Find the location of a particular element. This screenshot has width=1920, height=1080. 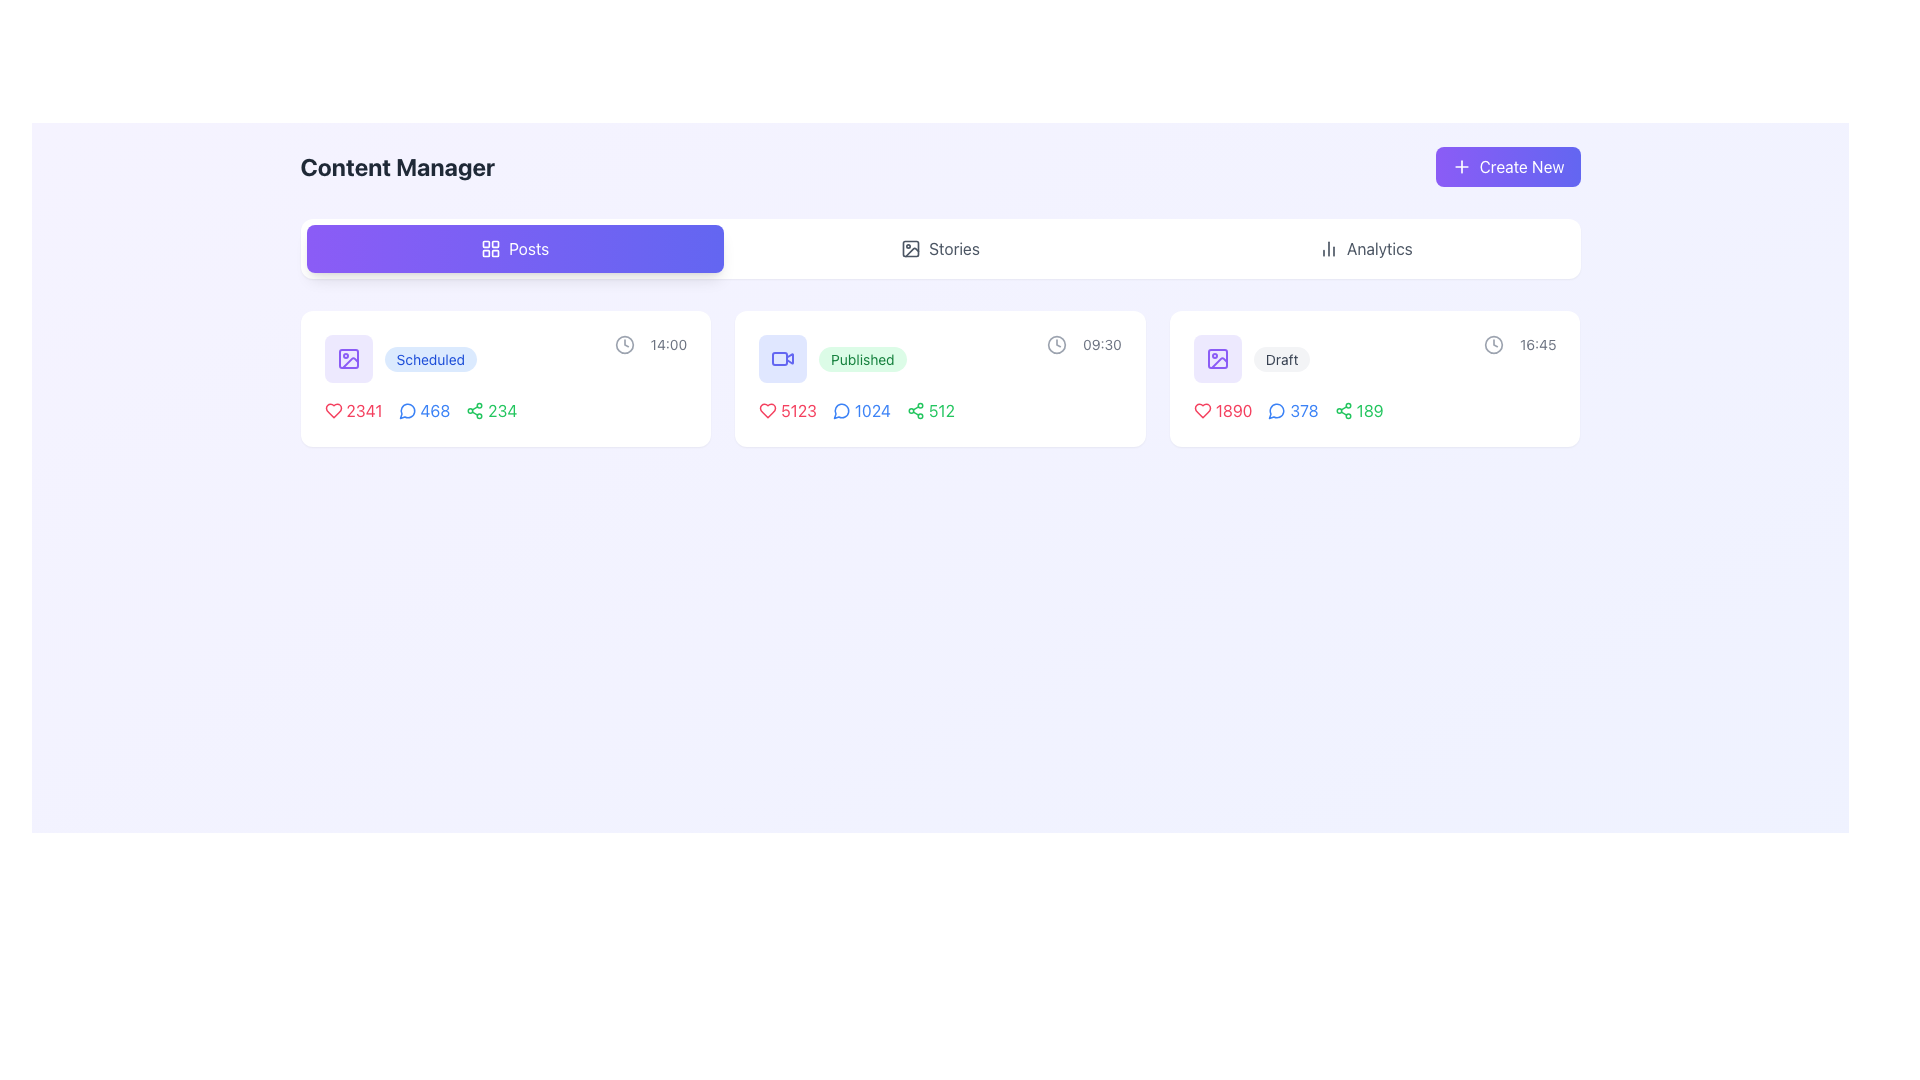

the 'Scheduled' badge element with a light blue background located in the first card under the 'Posts' tab is located at coordinates (429, 358).